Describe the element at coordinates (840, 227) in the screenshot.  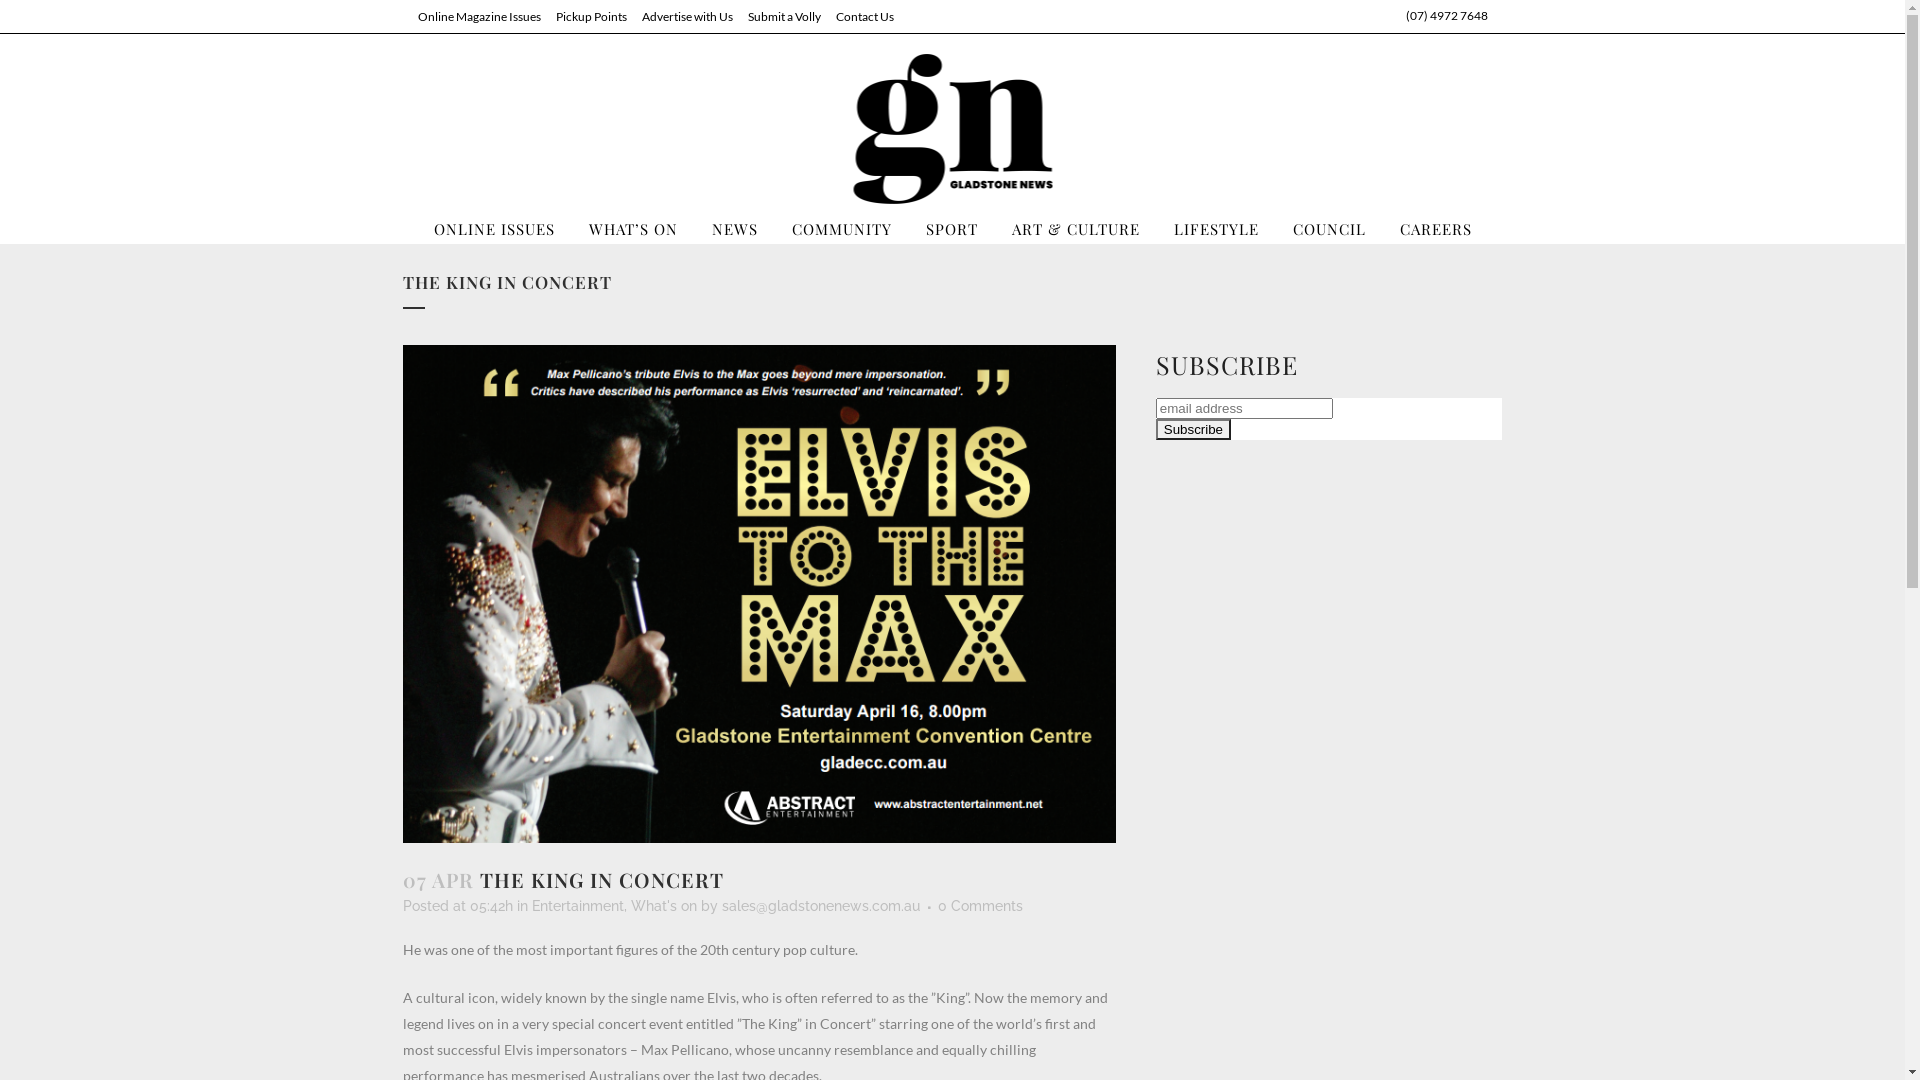
I see `'COMMUNITY'` at that location.